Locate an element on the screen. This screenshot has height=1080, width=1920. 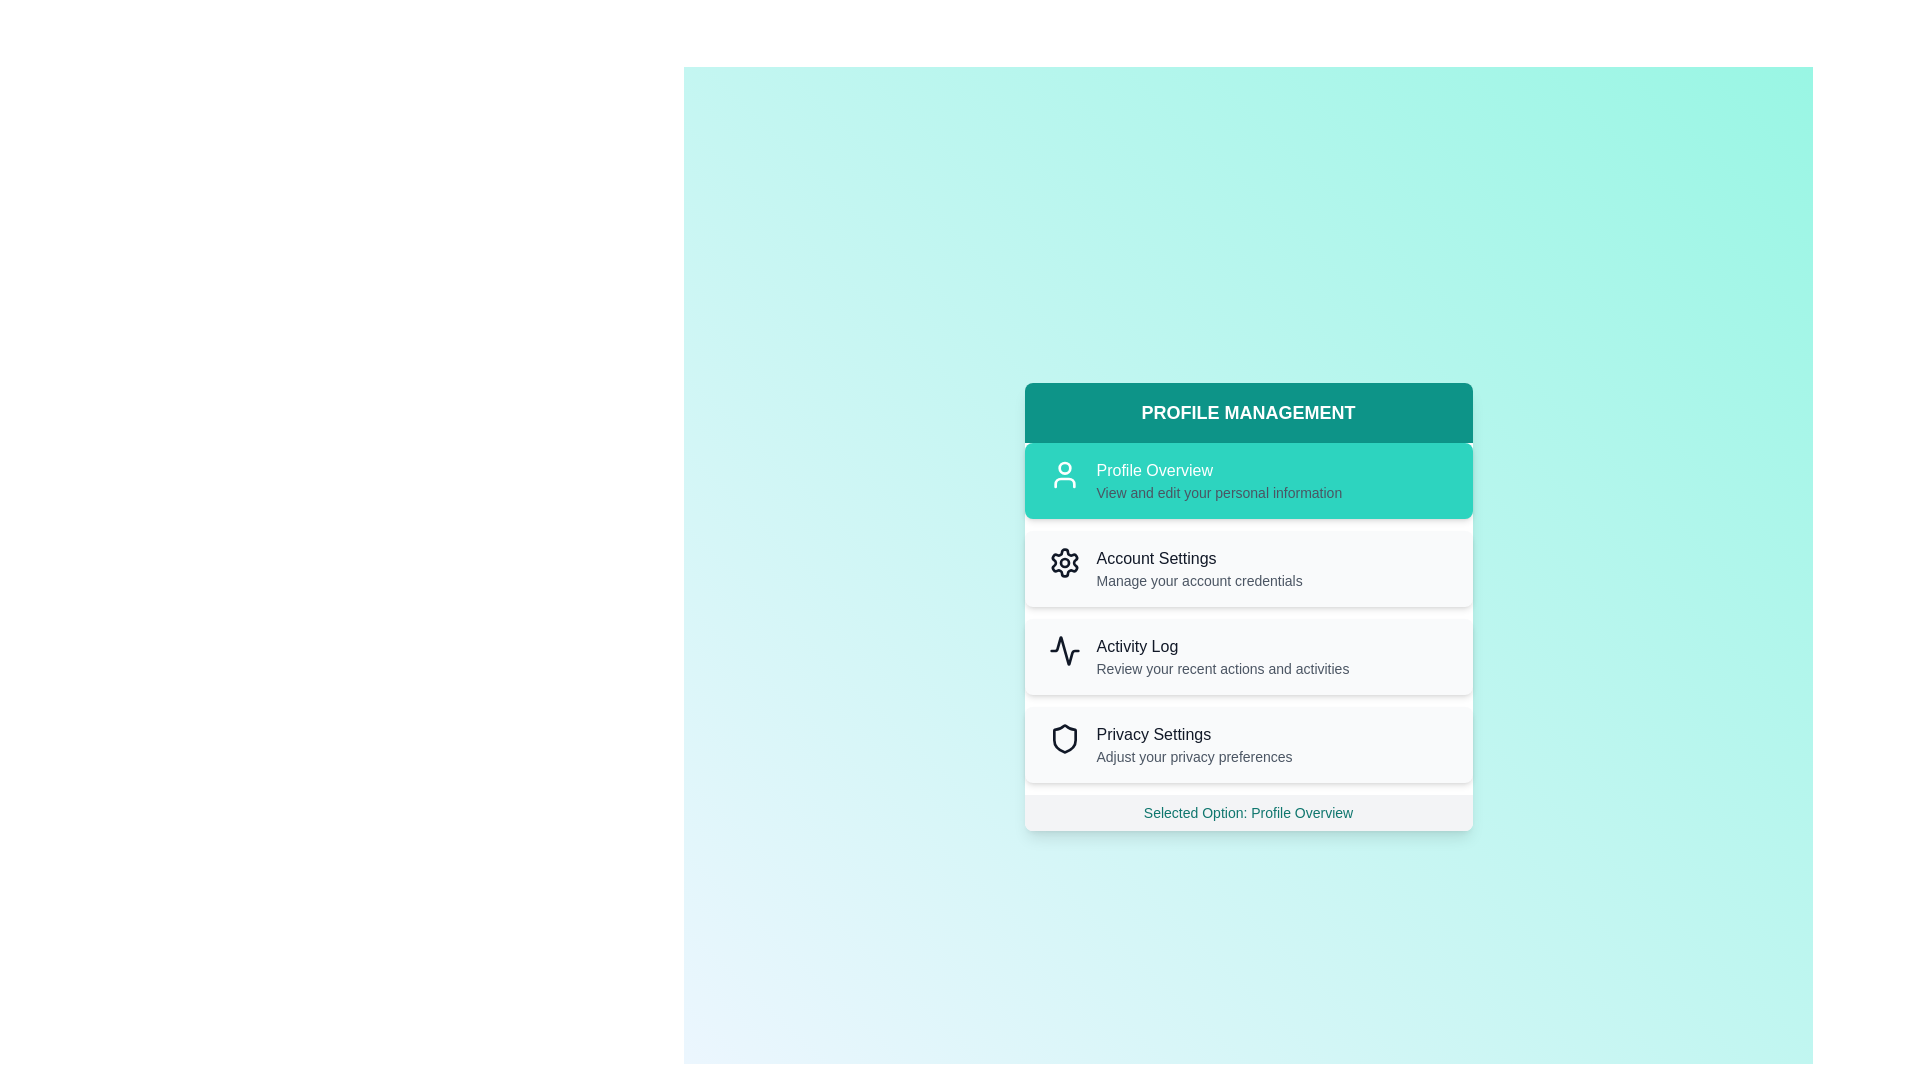
the button corresponding to Activity Log is located at coordinates (1247, 656).